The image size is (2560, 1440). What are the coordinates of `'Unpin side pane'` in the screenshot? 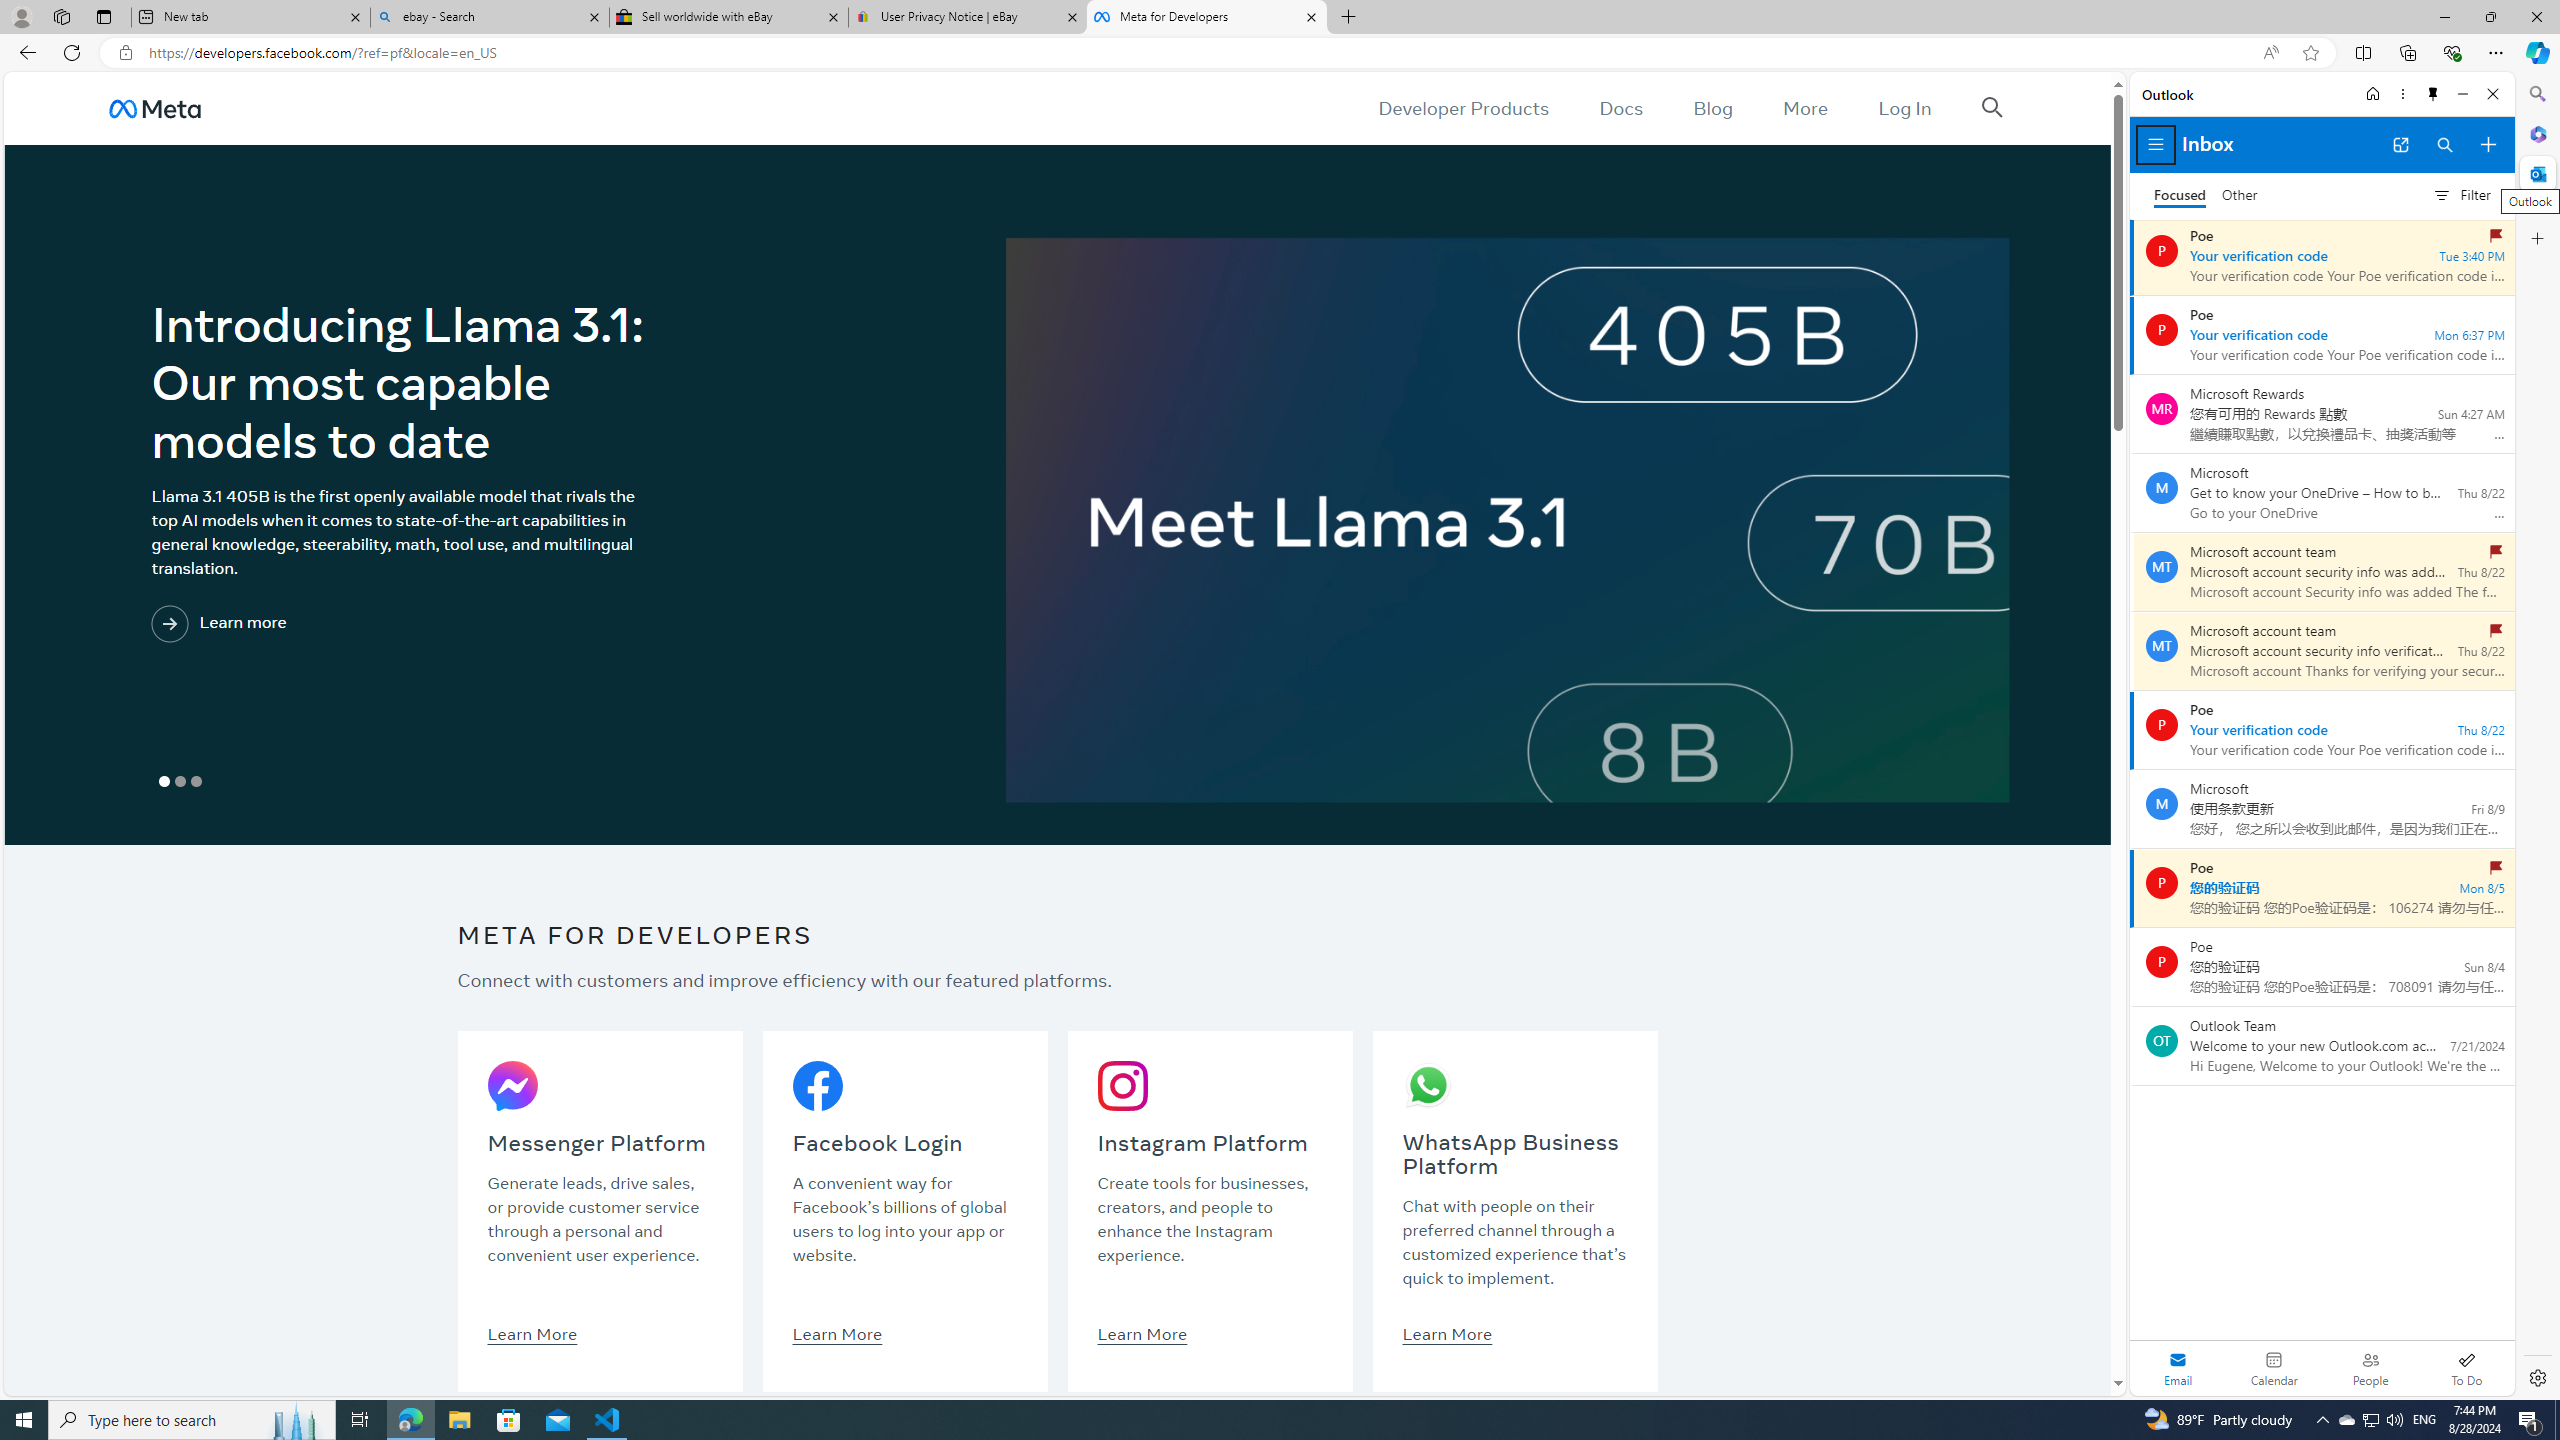 It's located at (2433, 93).